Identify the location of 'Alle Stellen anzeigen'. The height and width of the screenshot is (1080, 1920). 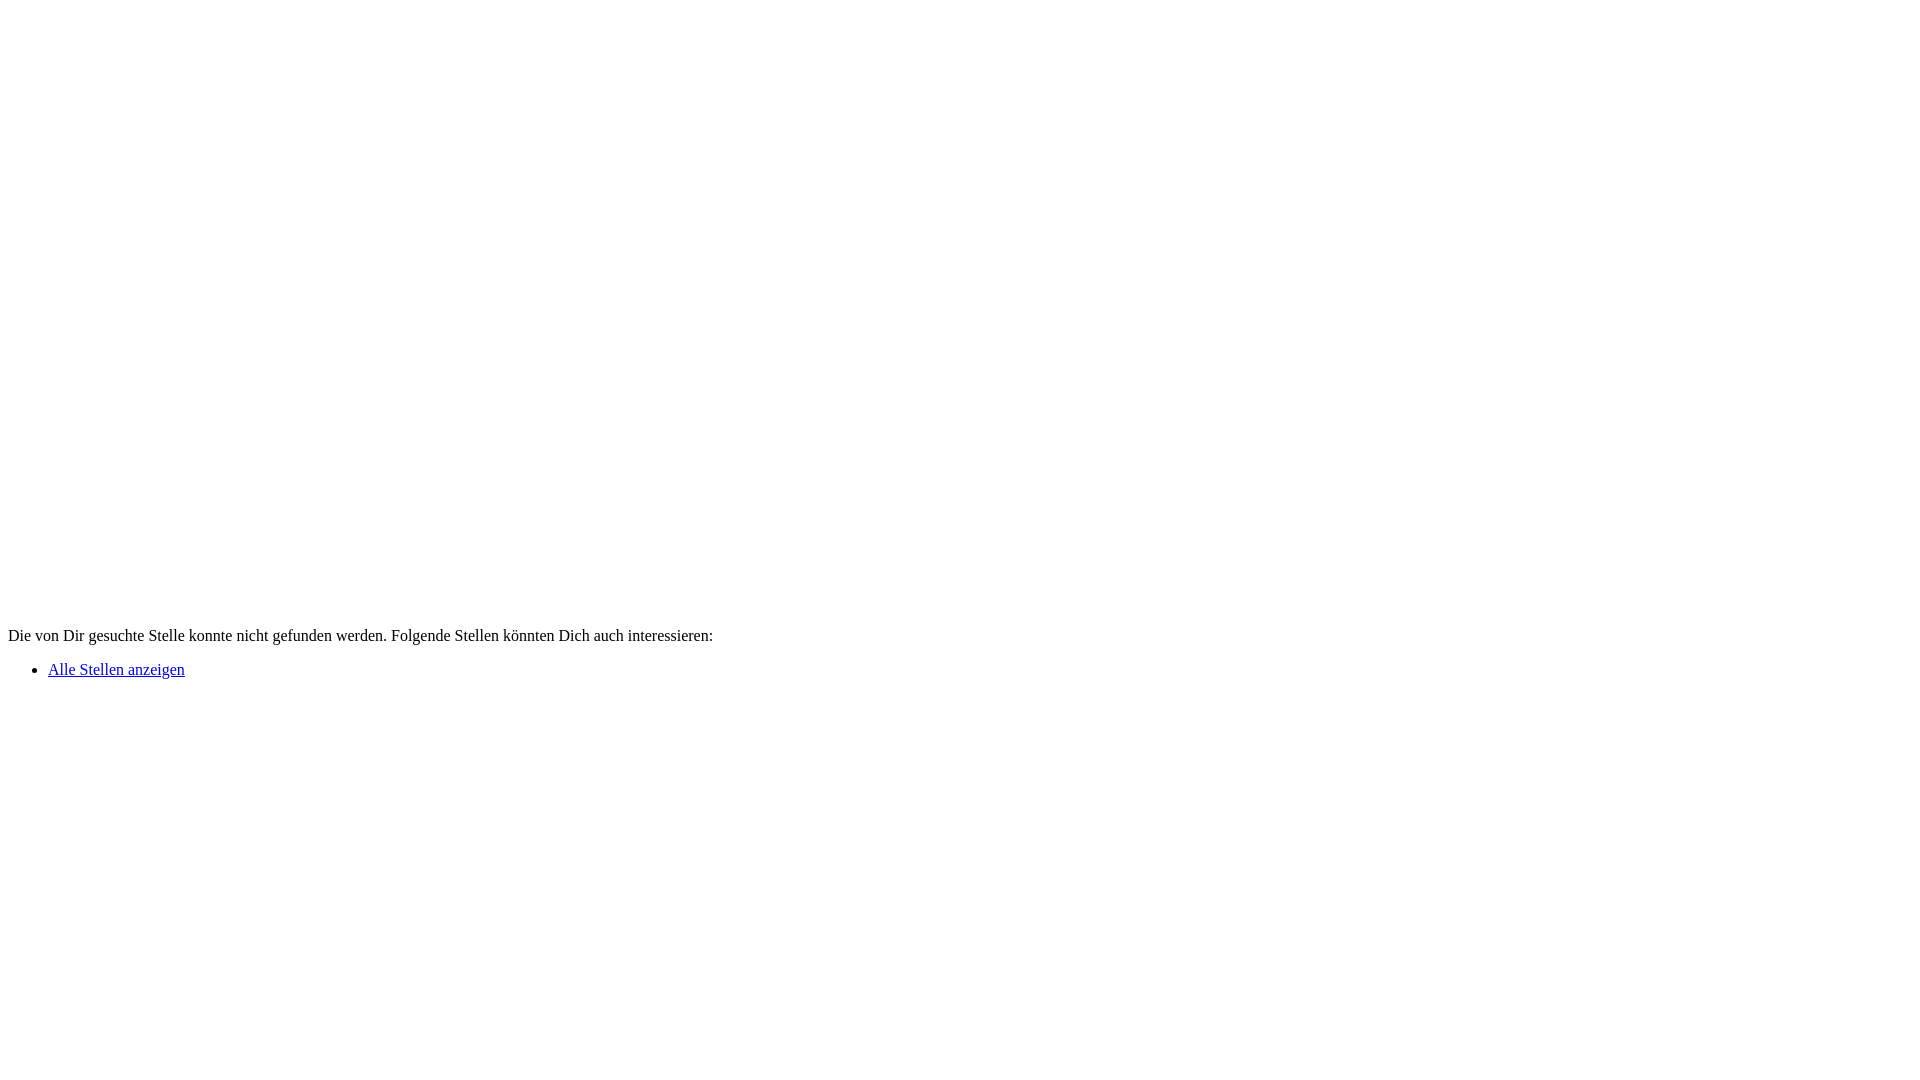
(115, 669).